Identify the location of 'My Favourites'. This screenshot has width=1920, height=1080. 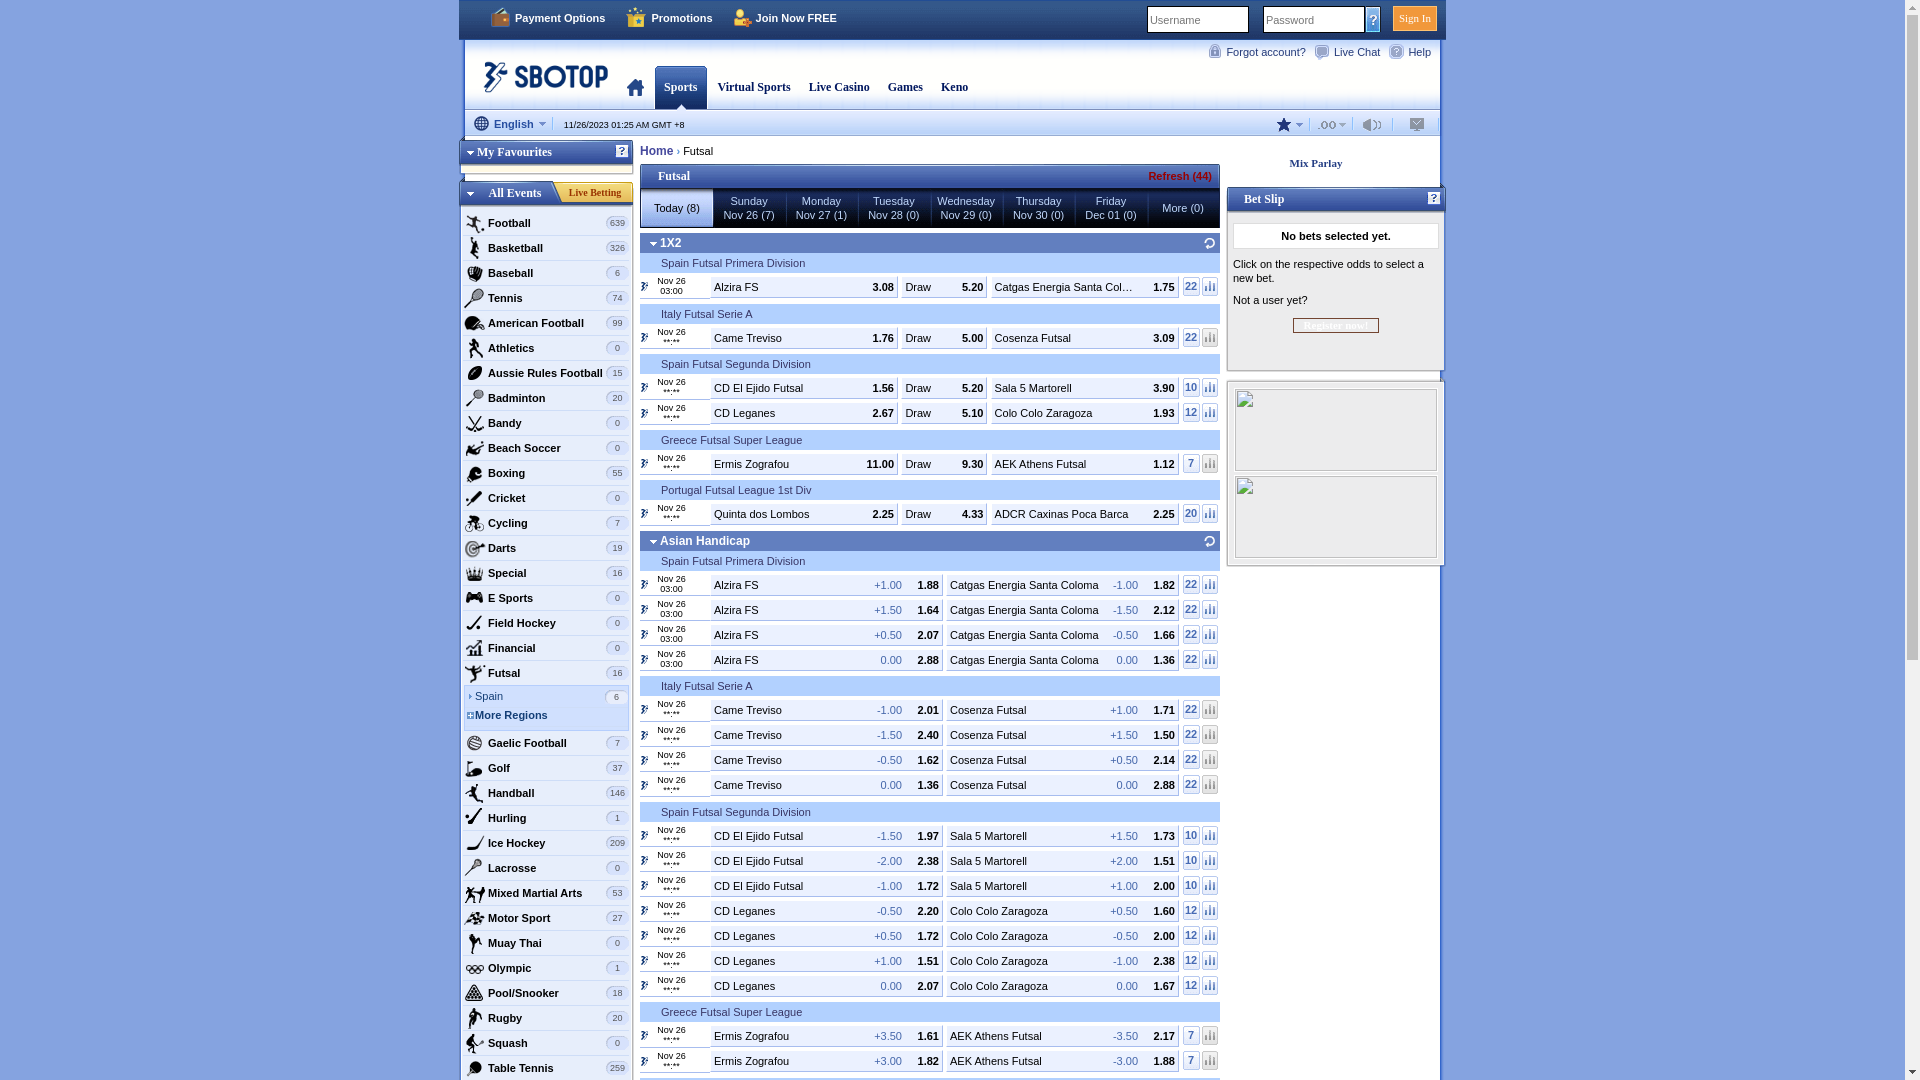
(546, 154).